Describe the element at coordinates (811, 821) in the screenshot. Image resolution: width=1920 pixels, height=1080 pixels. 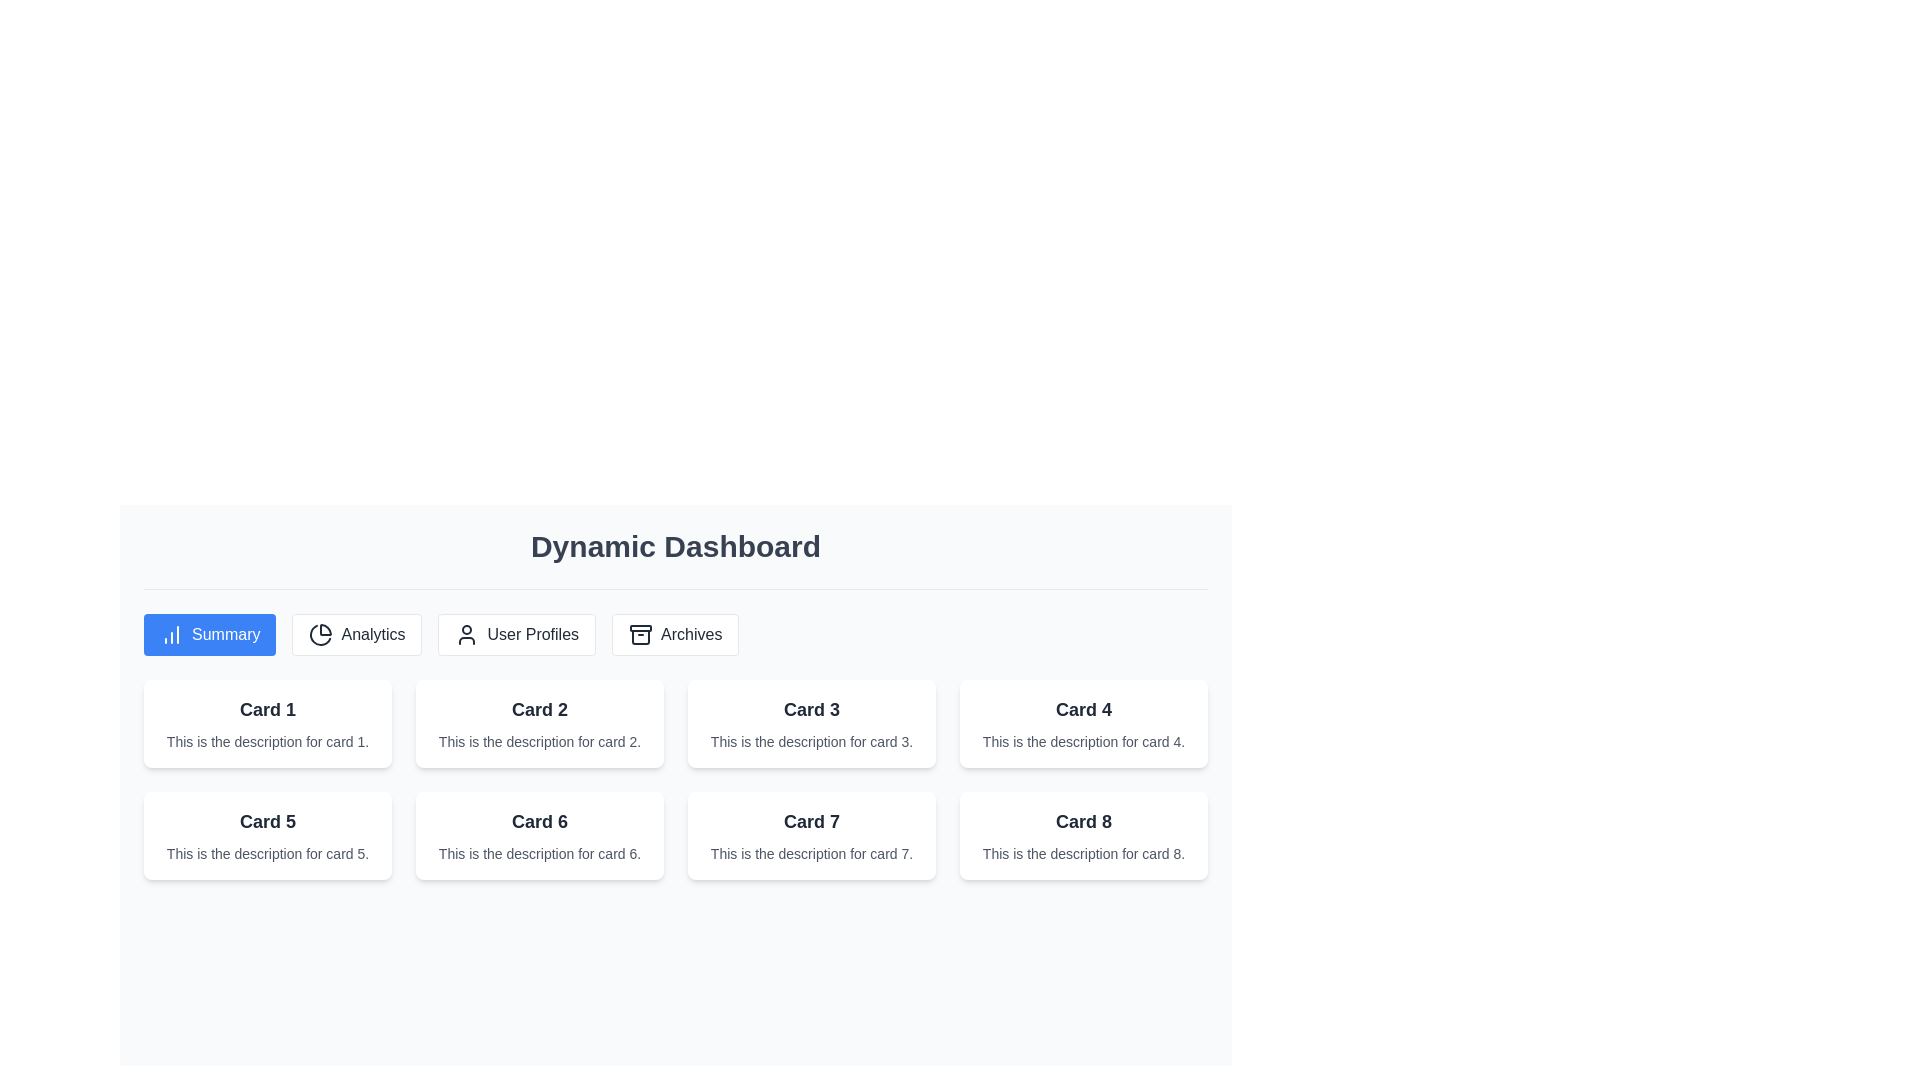
I see `the text content of the element displaying 'Card 7', which is a bolded title in dark gray color, located in the second row, third column of the grid layout` at that location.